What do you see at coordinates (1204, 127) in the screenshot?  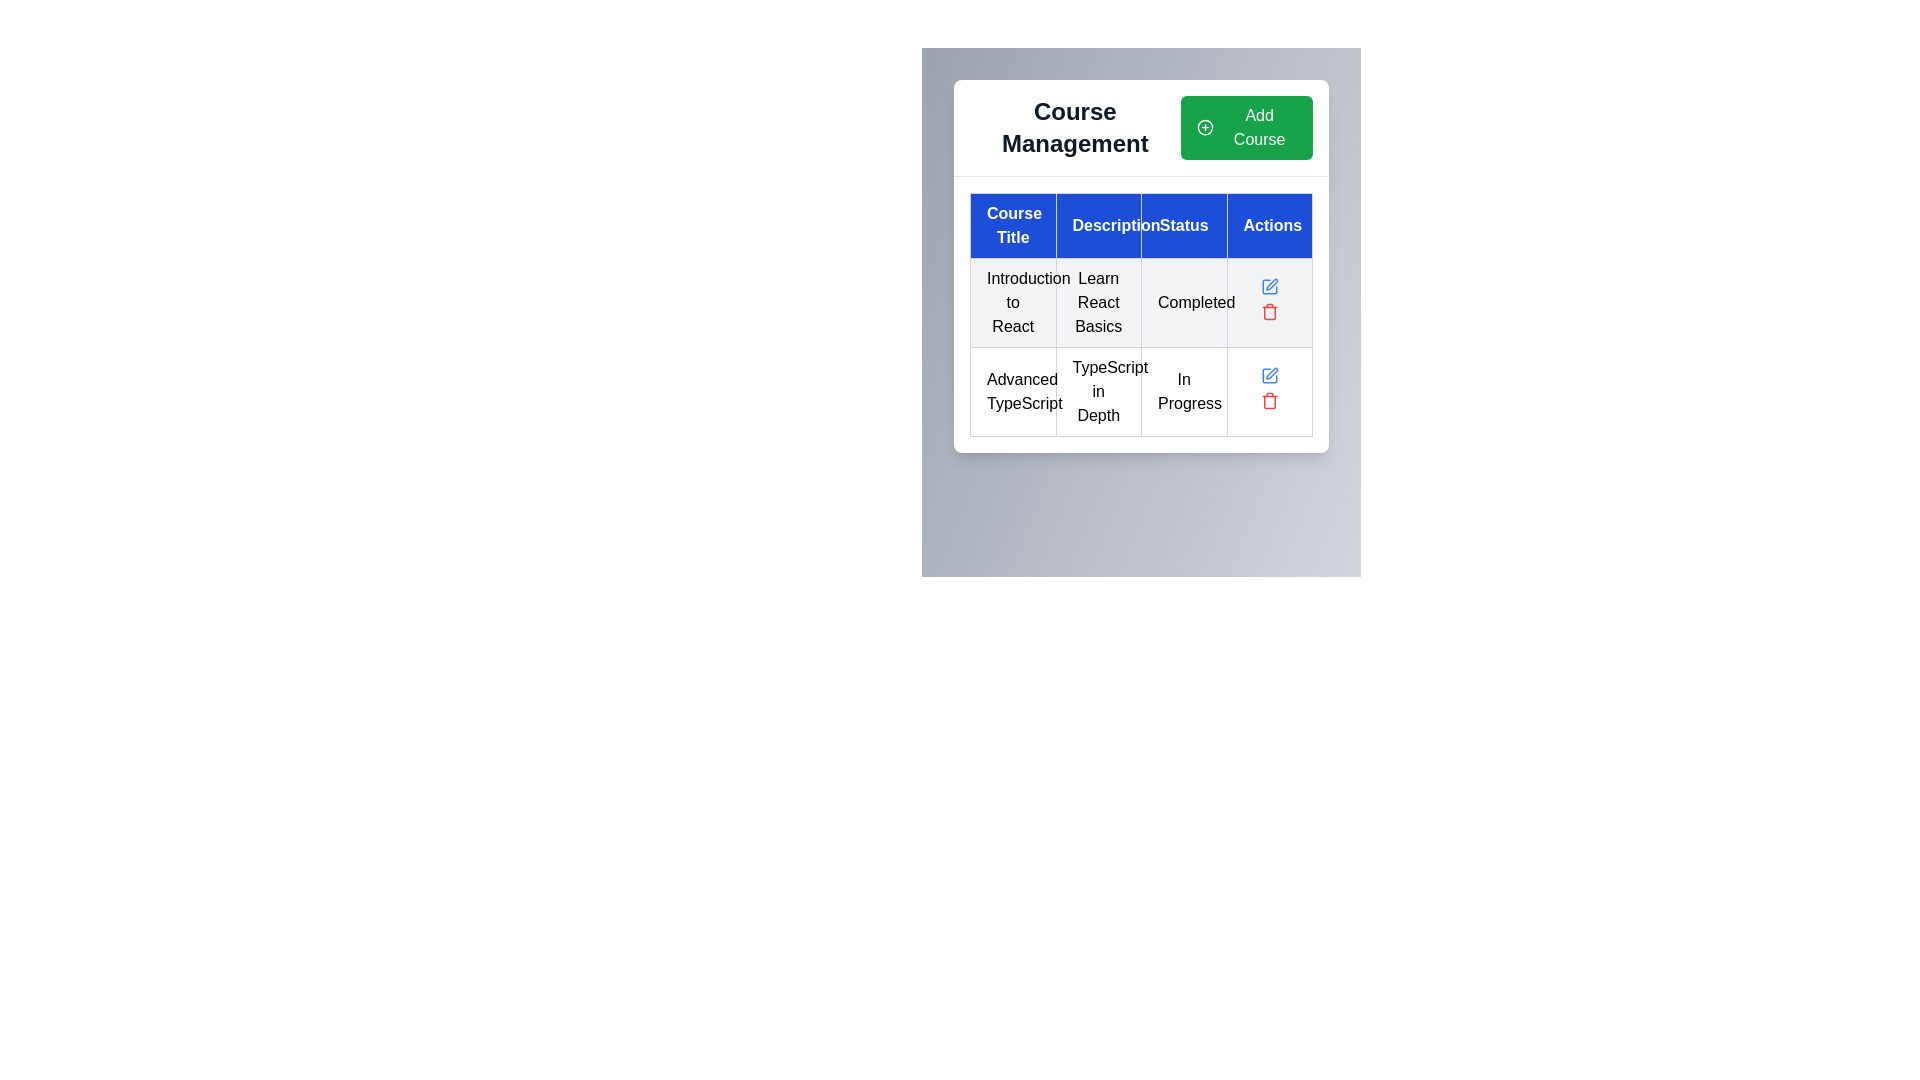 I see `the 'Add Course' button to activate the circular icon with a green outline and white plus symbol located at the top-right corner of the interface` at bounding box center [1204, 127].